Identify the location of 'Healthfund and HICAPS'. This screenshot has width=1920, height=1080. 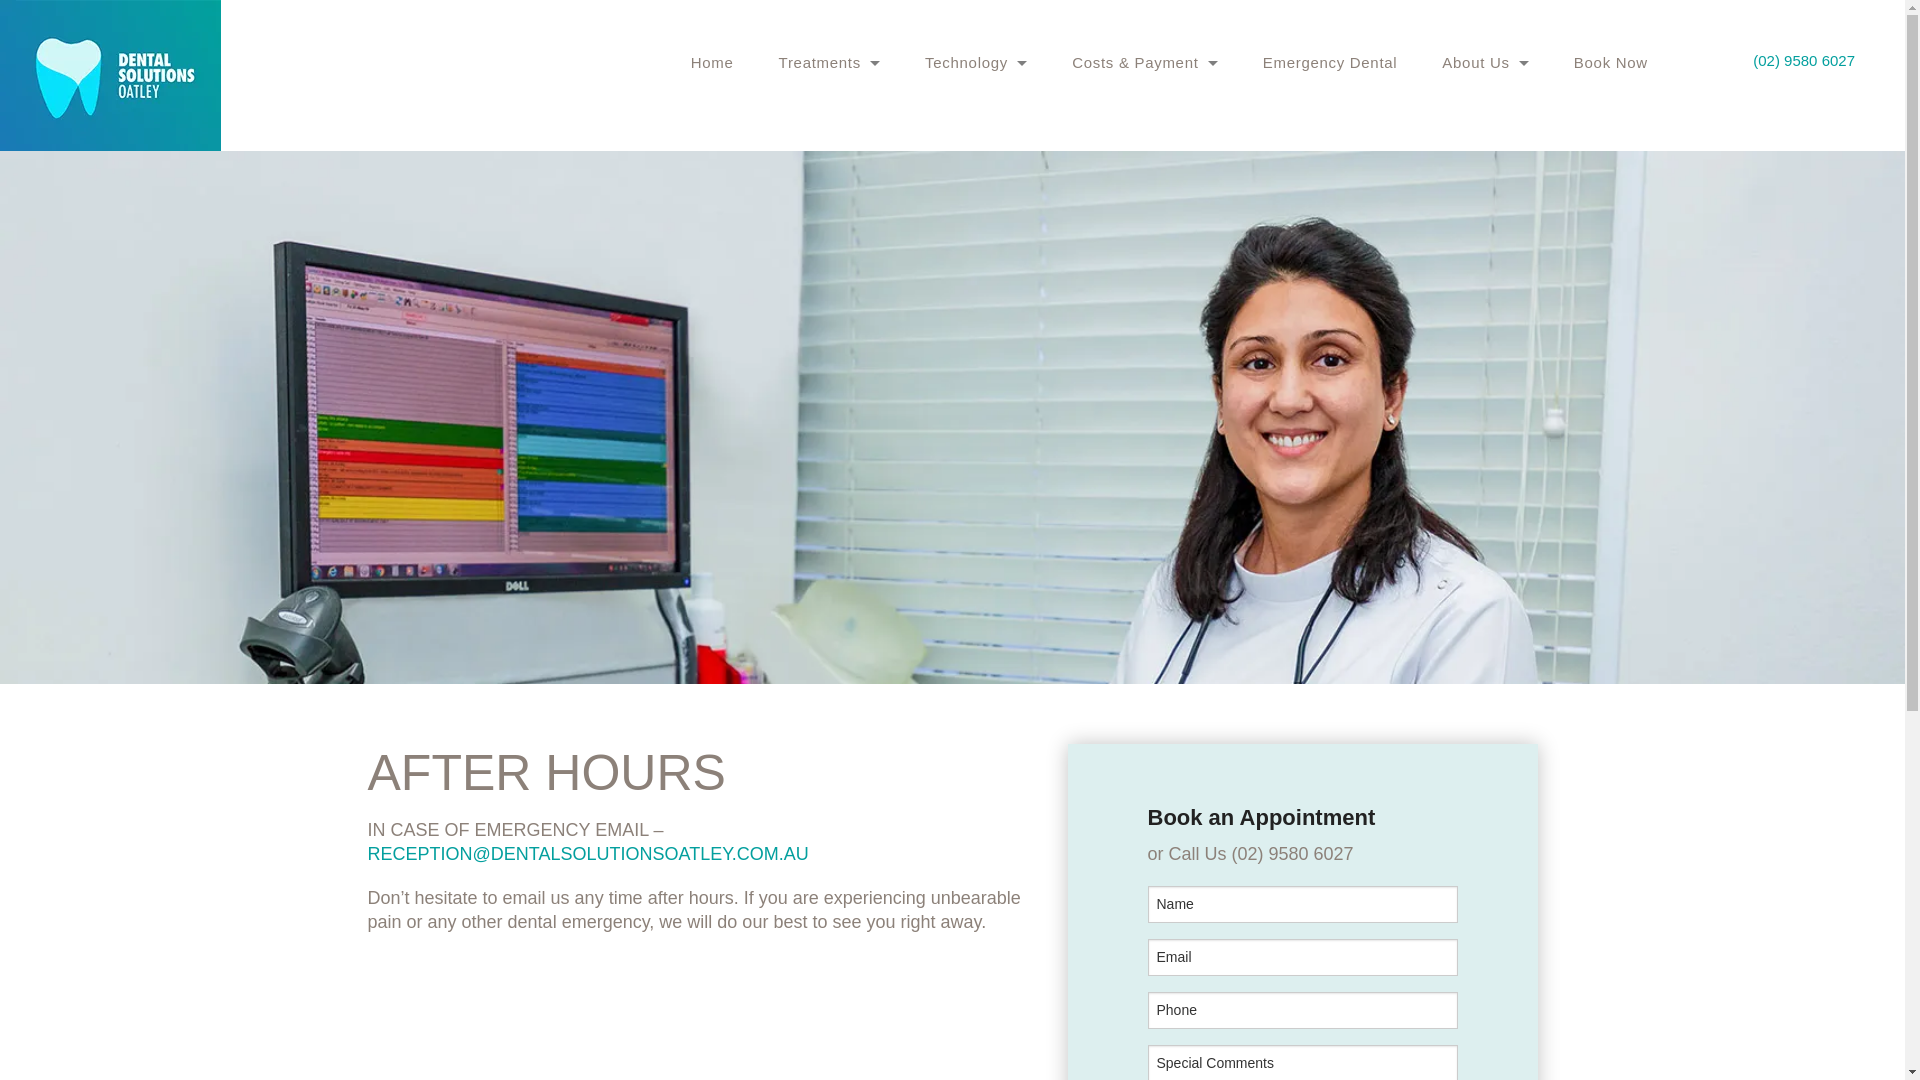
(1145, 113).